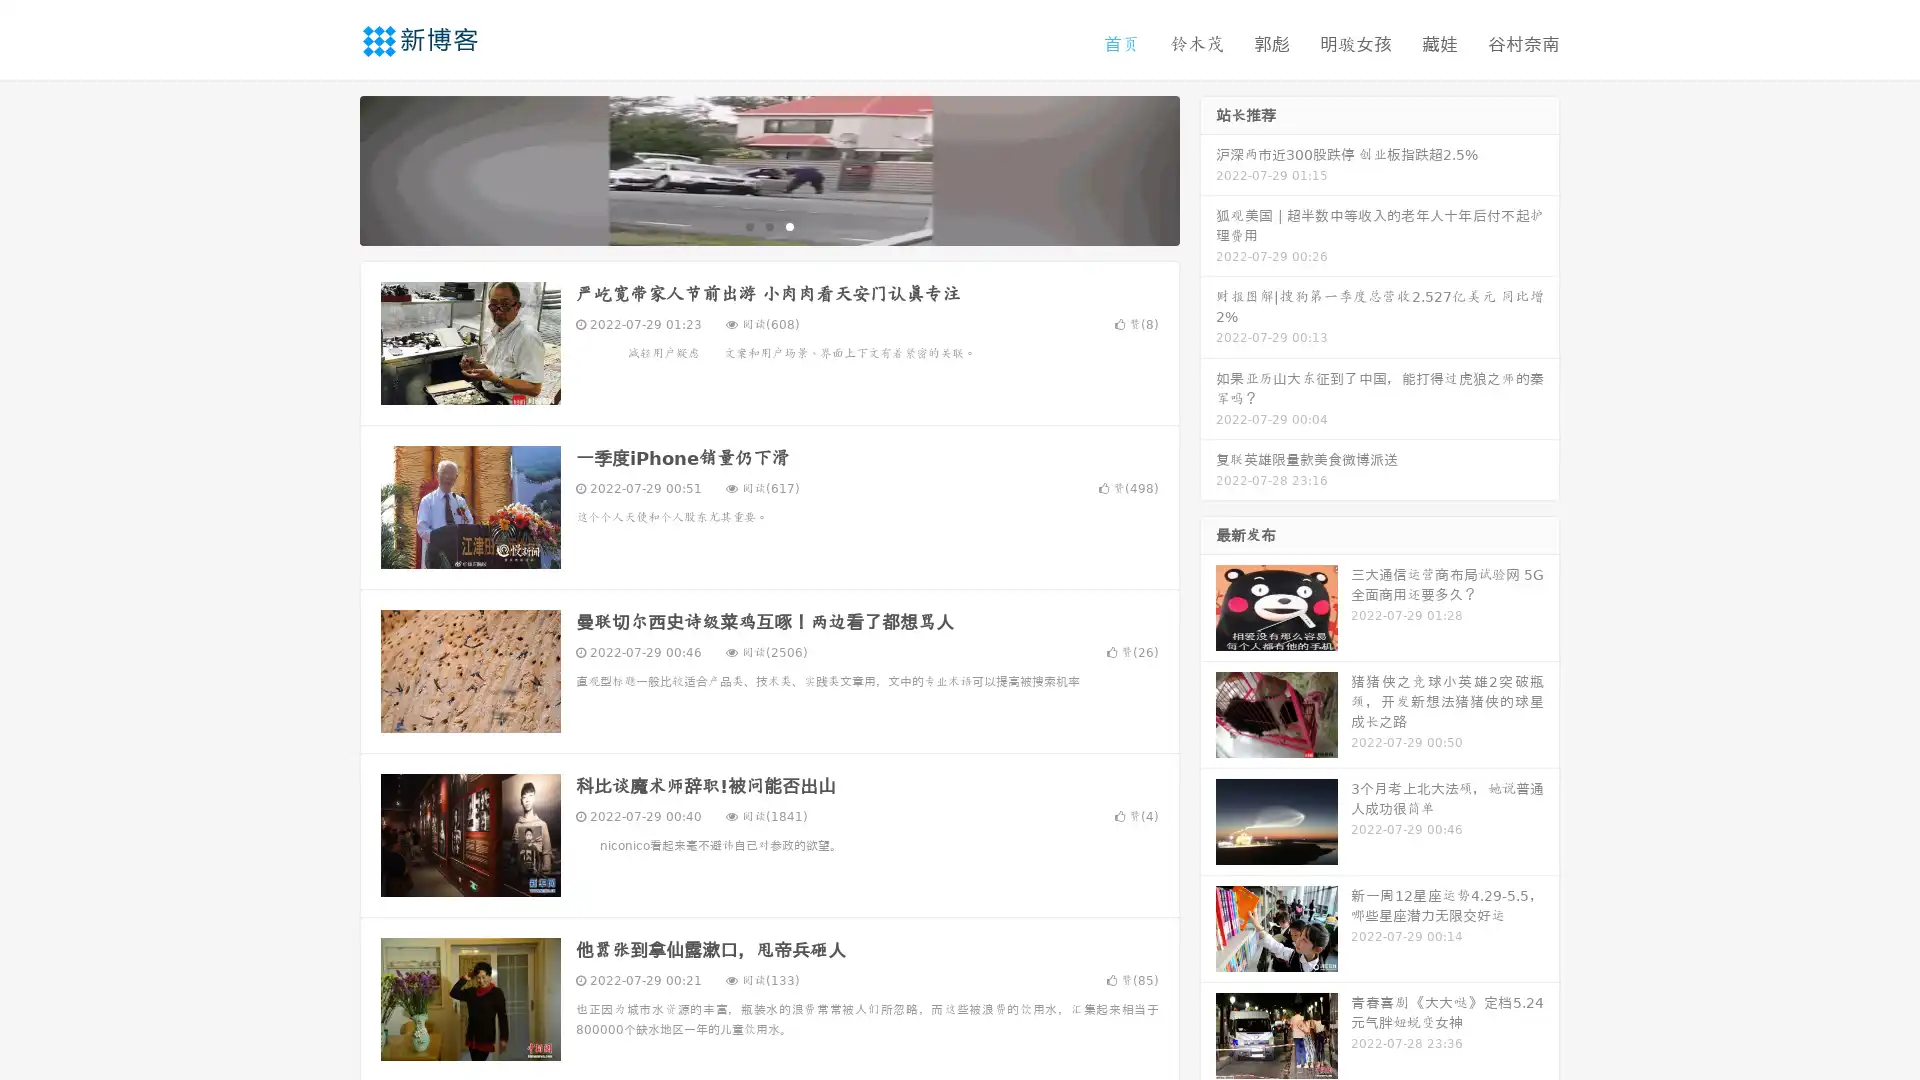 The height and width of the screenshot is (1080, 1920). What do you see at coordinates (330, 168) in the screenshot?
I see `Previous slide` at bounding box center [330, 168].